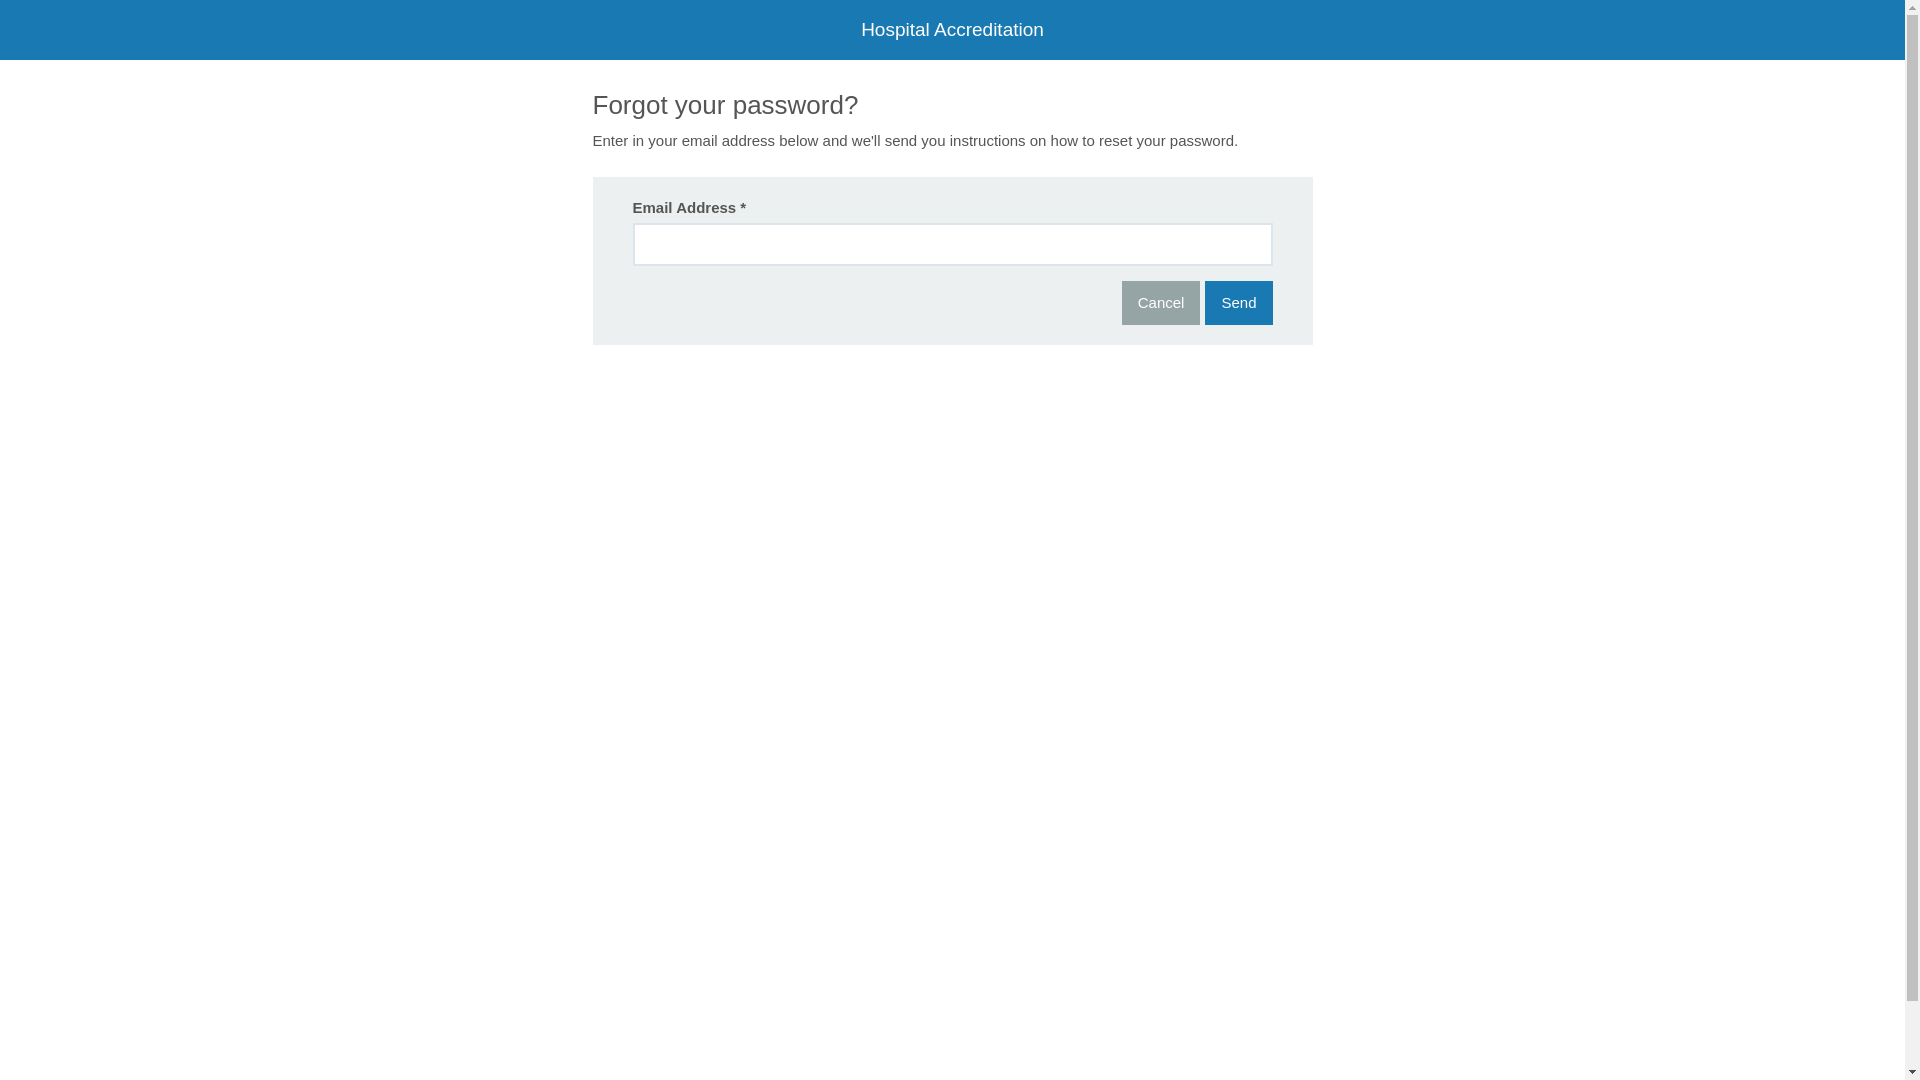 The width and height of the screenshot is (1920, 1080). I want to click on 'Cancel', so click(1161, 302).